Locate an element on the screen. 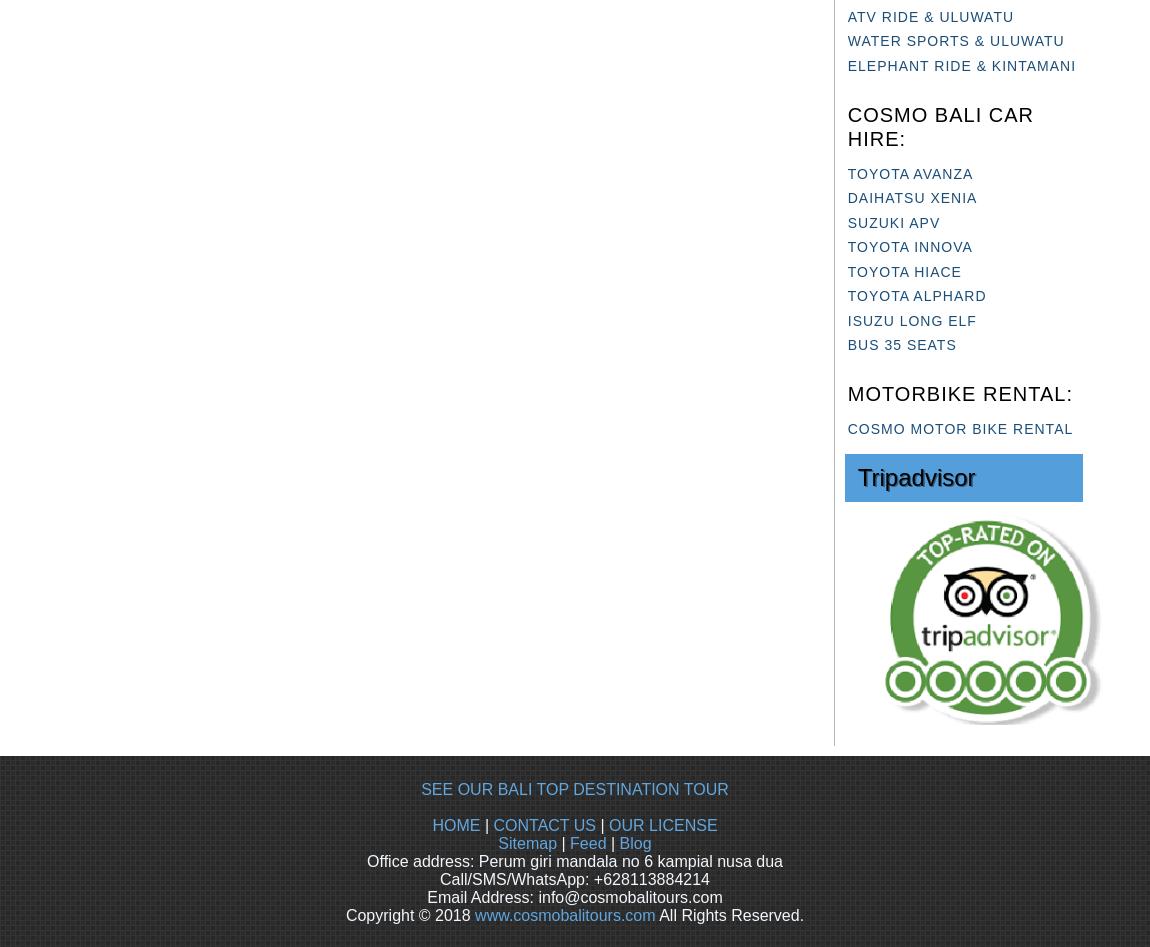 Image resolution: width=1150 pixels, height=947 pixels. 'BUS 35 SEATS' is located at coordinates (901, 343).